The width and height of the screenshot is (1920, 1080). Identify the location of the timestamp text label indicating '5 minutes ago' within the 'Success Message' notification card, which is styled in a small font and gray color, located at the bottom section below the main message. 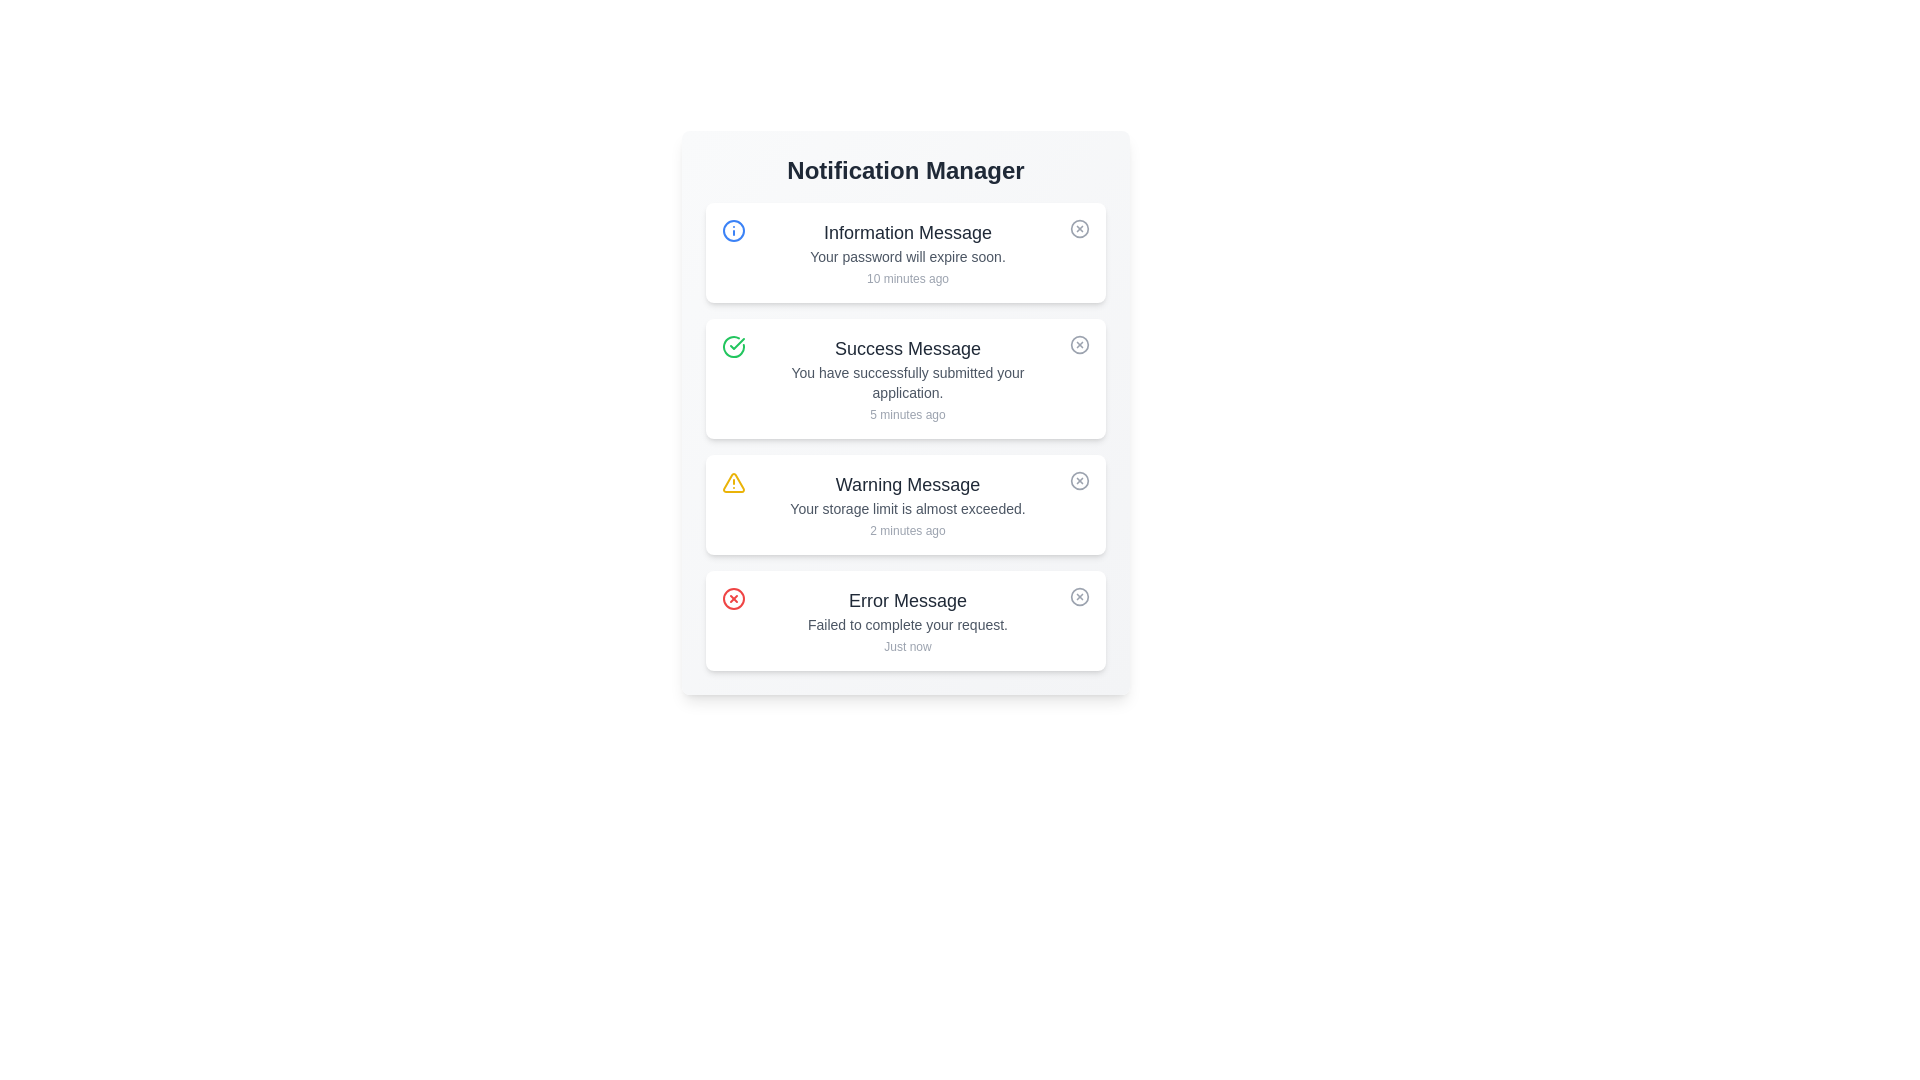
(906, 414).